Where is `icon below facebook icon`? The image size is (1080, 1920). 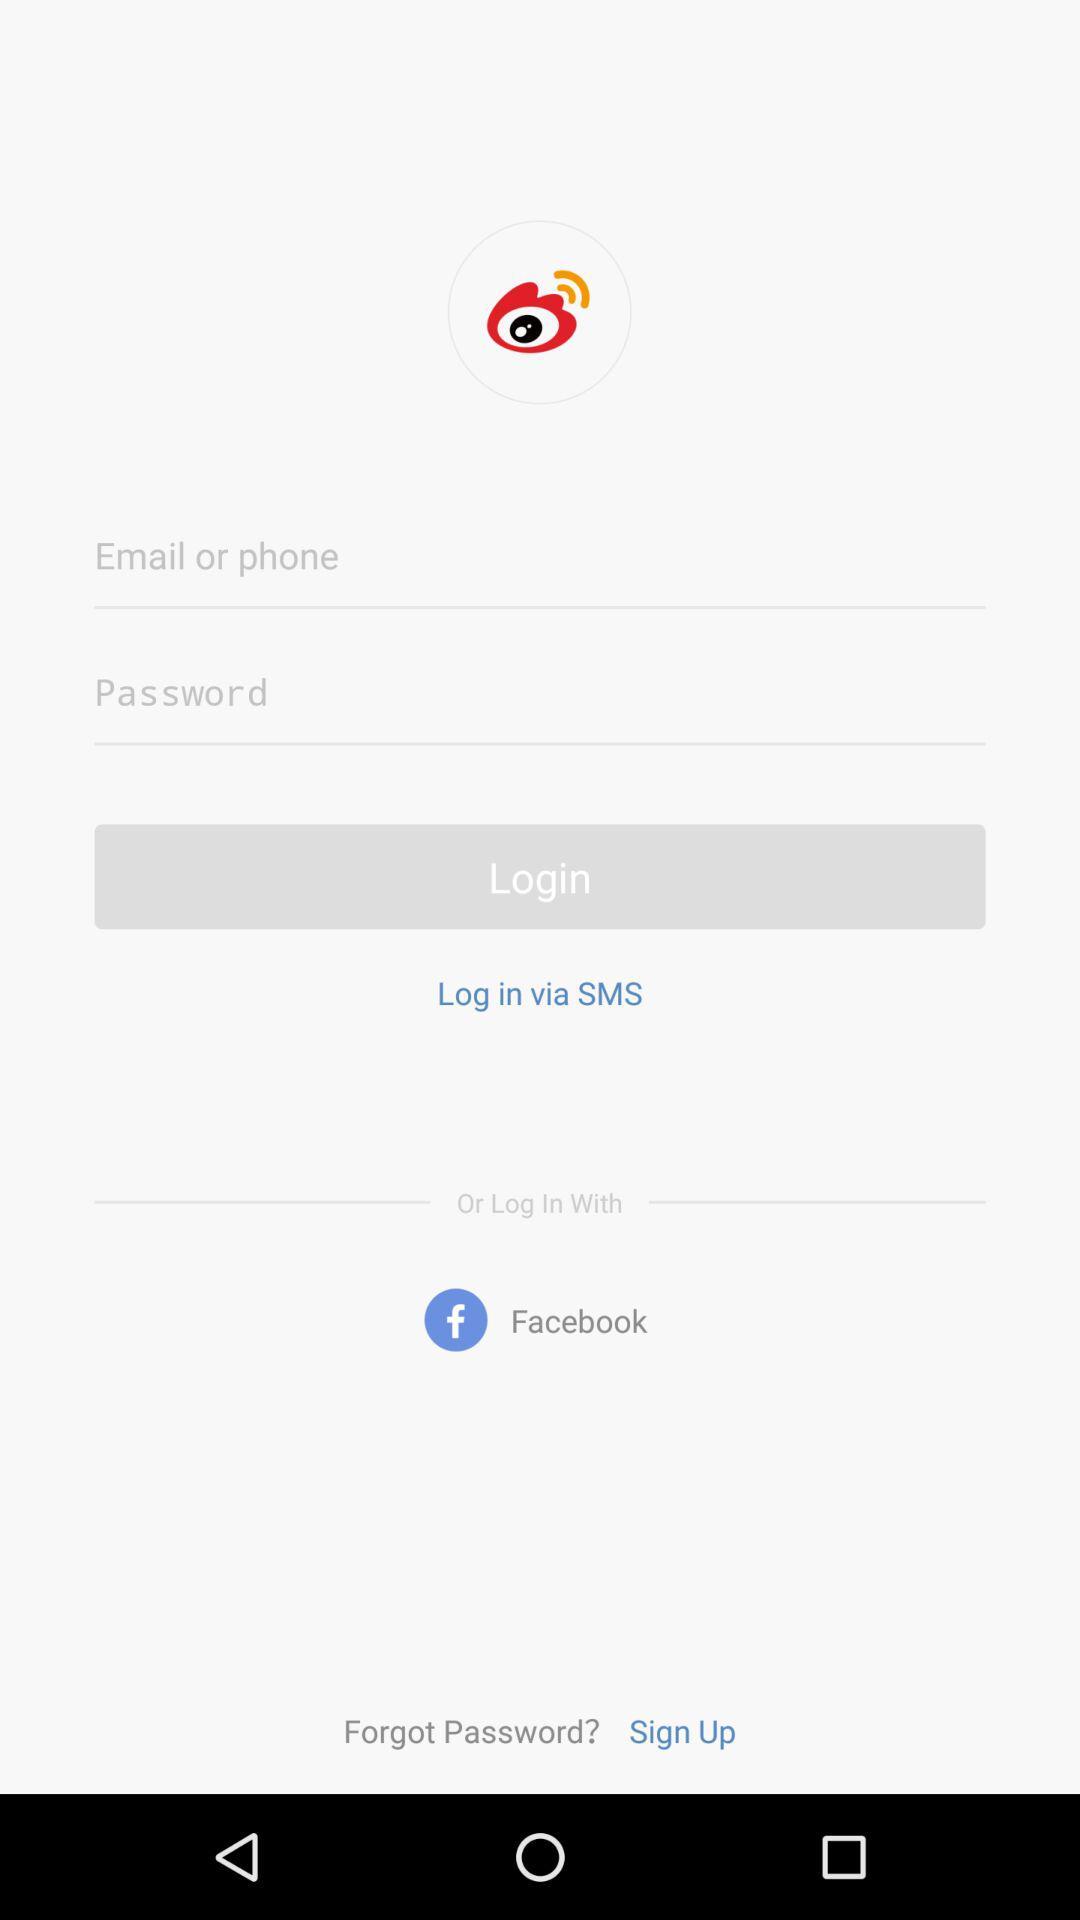 icon below facebook icon is located at coordinates (681, 1729).